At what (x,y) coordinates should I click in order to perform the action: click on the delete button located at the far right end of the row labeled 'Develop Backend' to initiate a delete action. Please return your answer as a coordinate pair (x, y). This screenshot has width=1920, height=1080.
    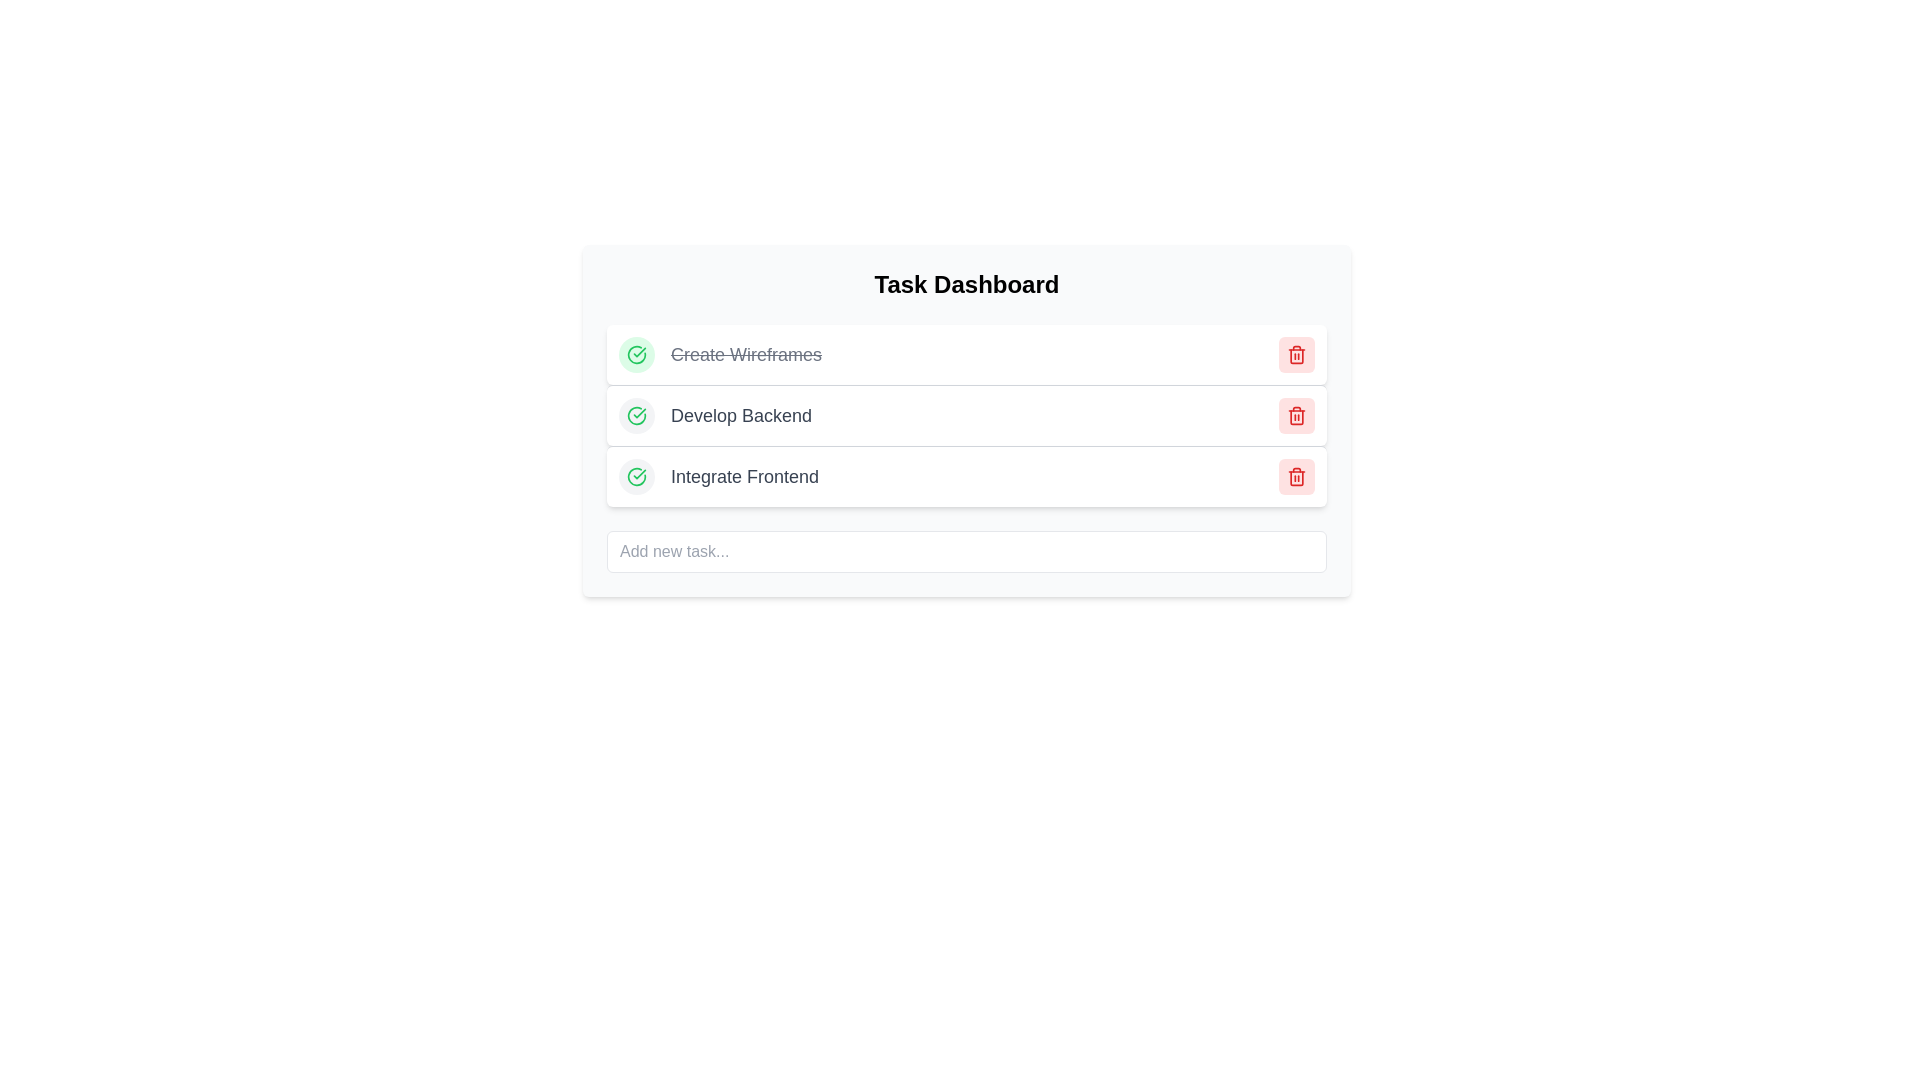
    Looking at the image, I should click on (1296, 415).